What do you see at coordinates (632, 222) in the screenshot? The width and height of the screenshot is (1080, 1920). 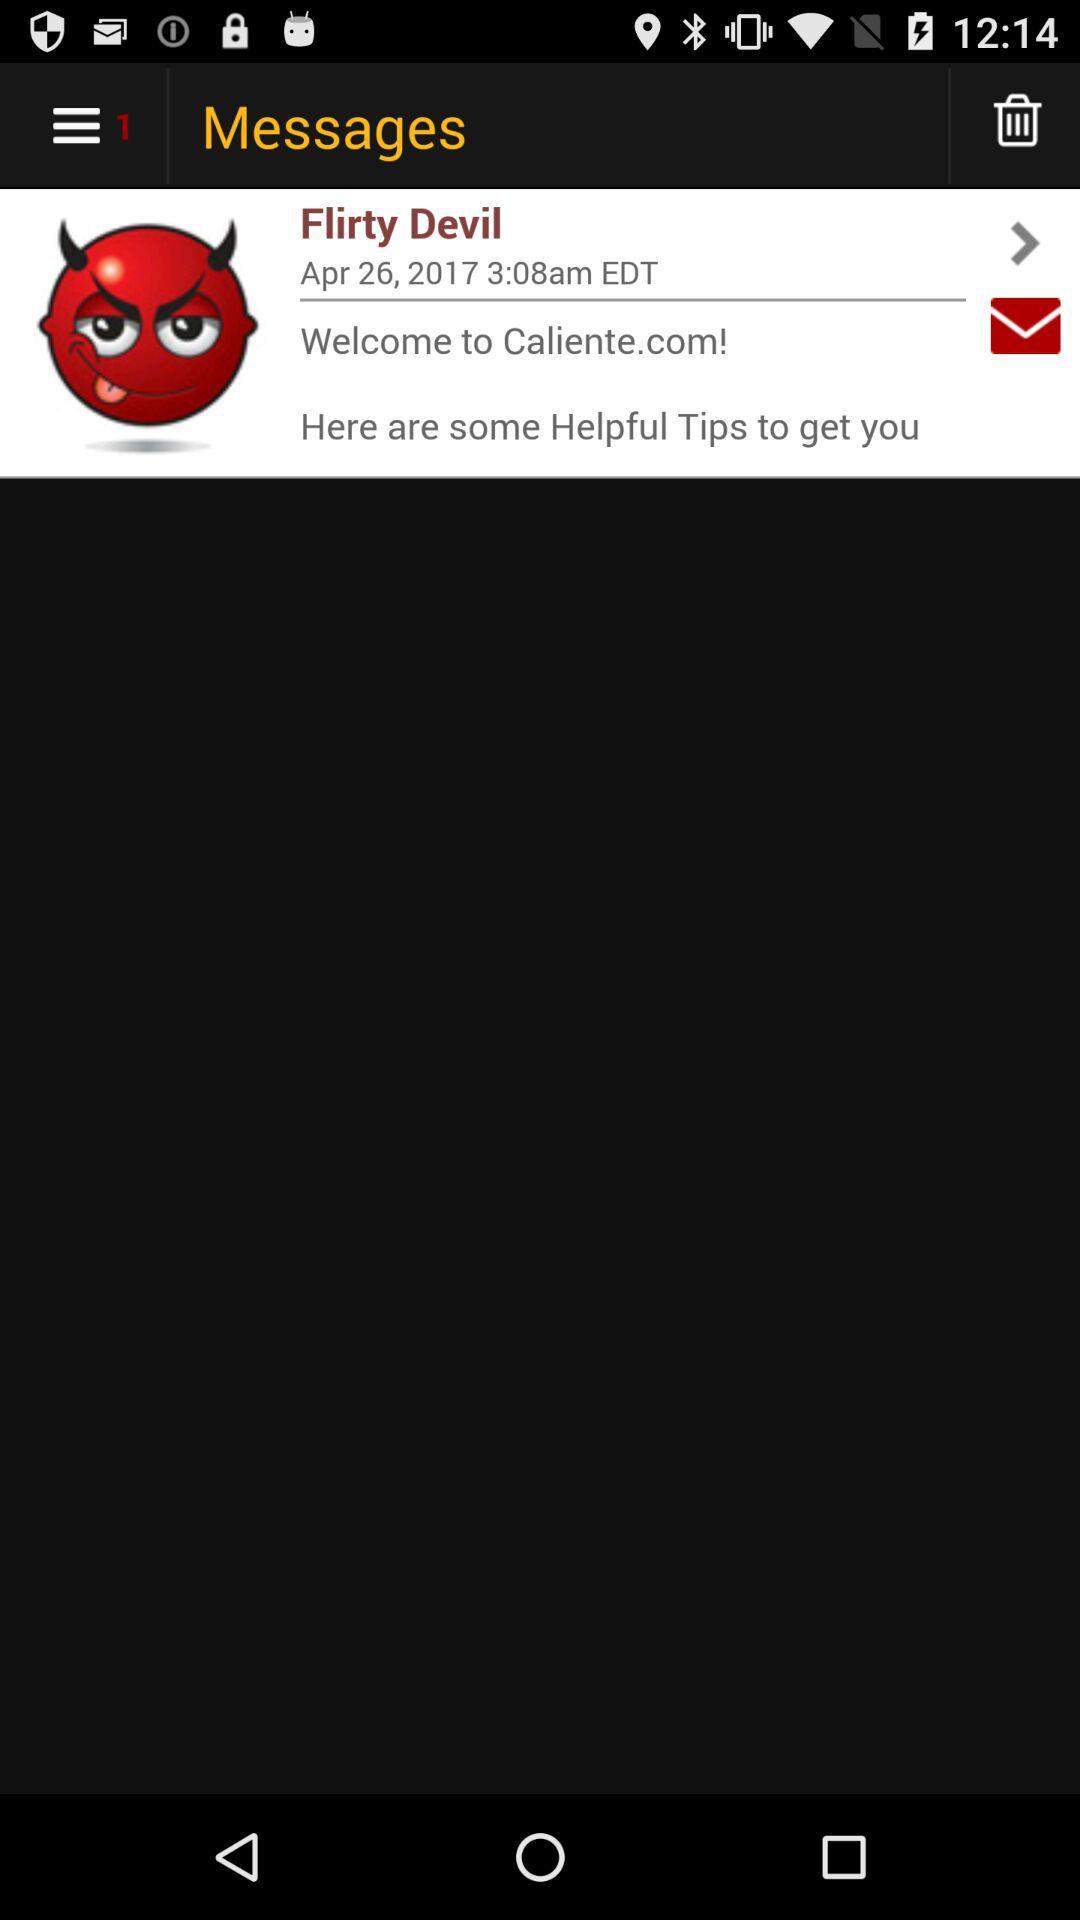 I see `the app below the messages icon` at bounding box center [632, 222].